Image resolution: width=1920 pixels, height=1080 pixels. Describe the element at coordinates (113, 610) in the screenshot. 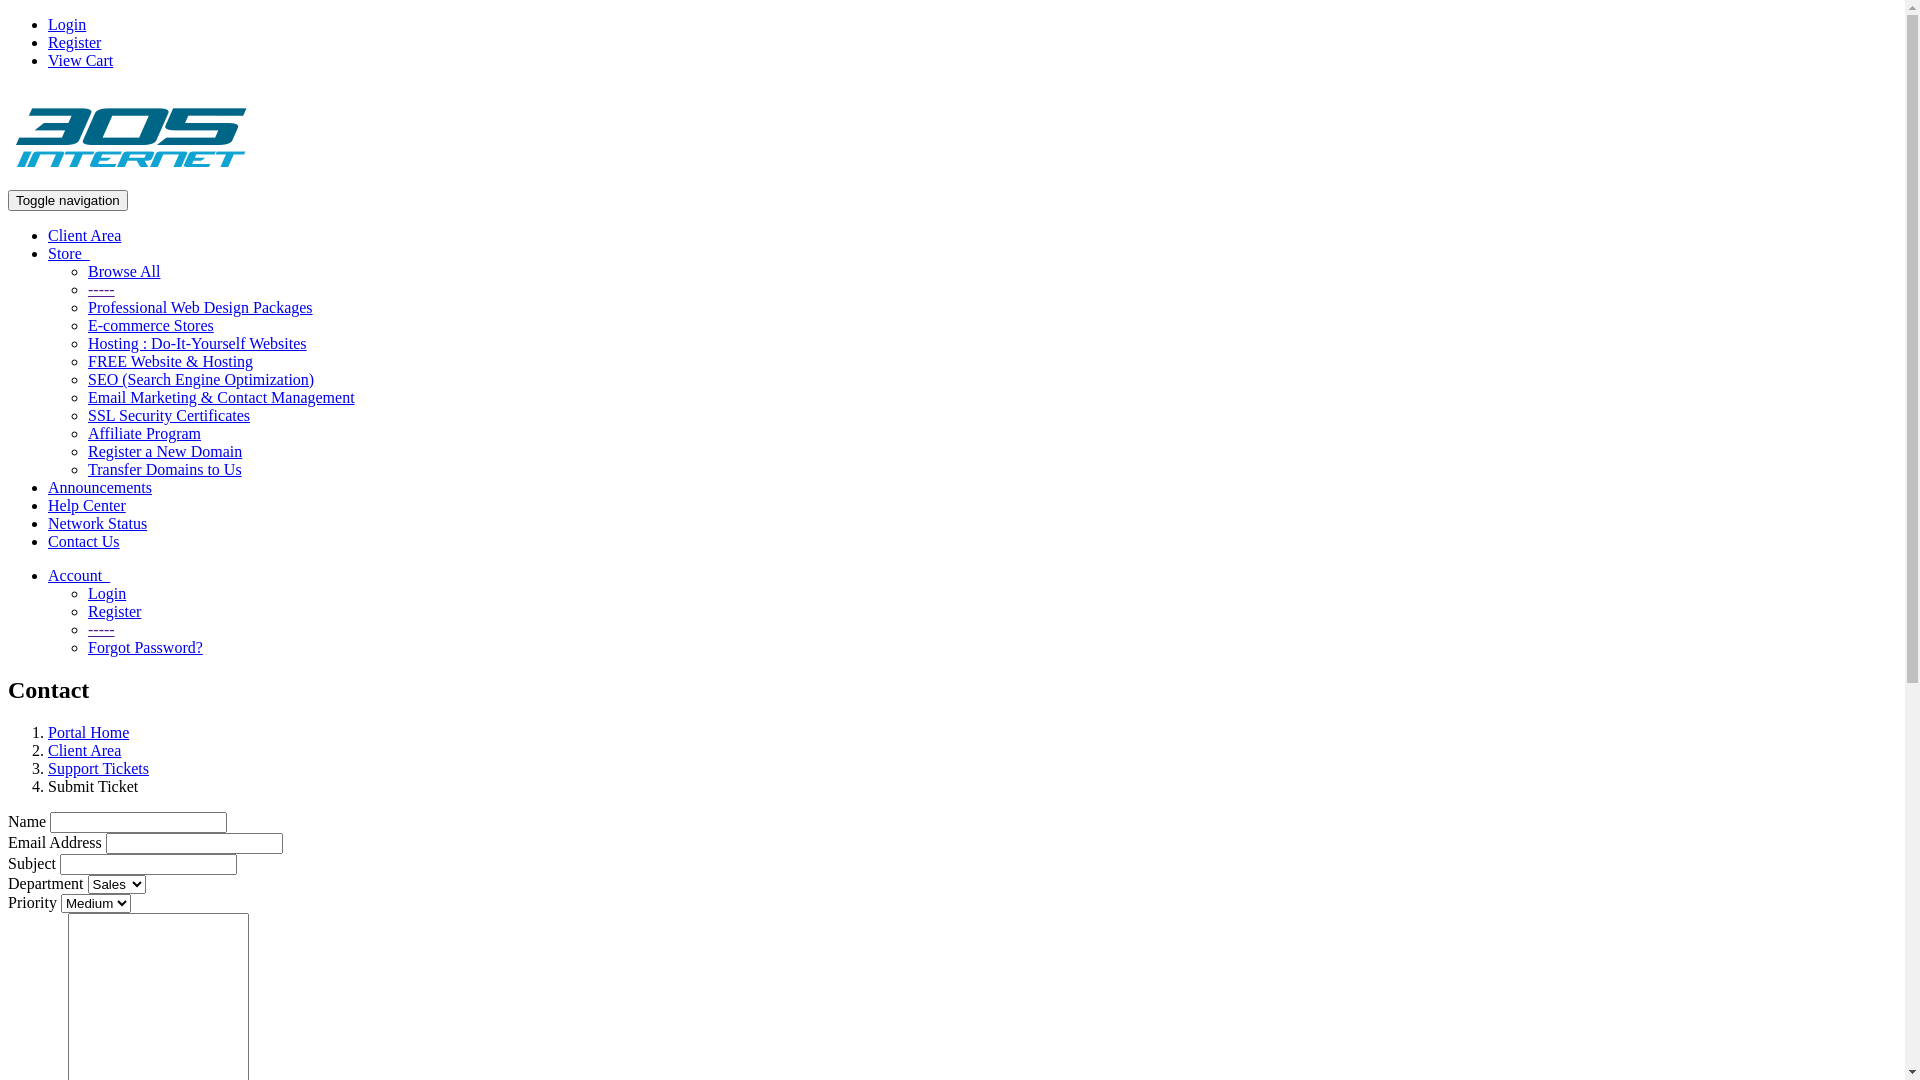

I see `'Register'` at that location.